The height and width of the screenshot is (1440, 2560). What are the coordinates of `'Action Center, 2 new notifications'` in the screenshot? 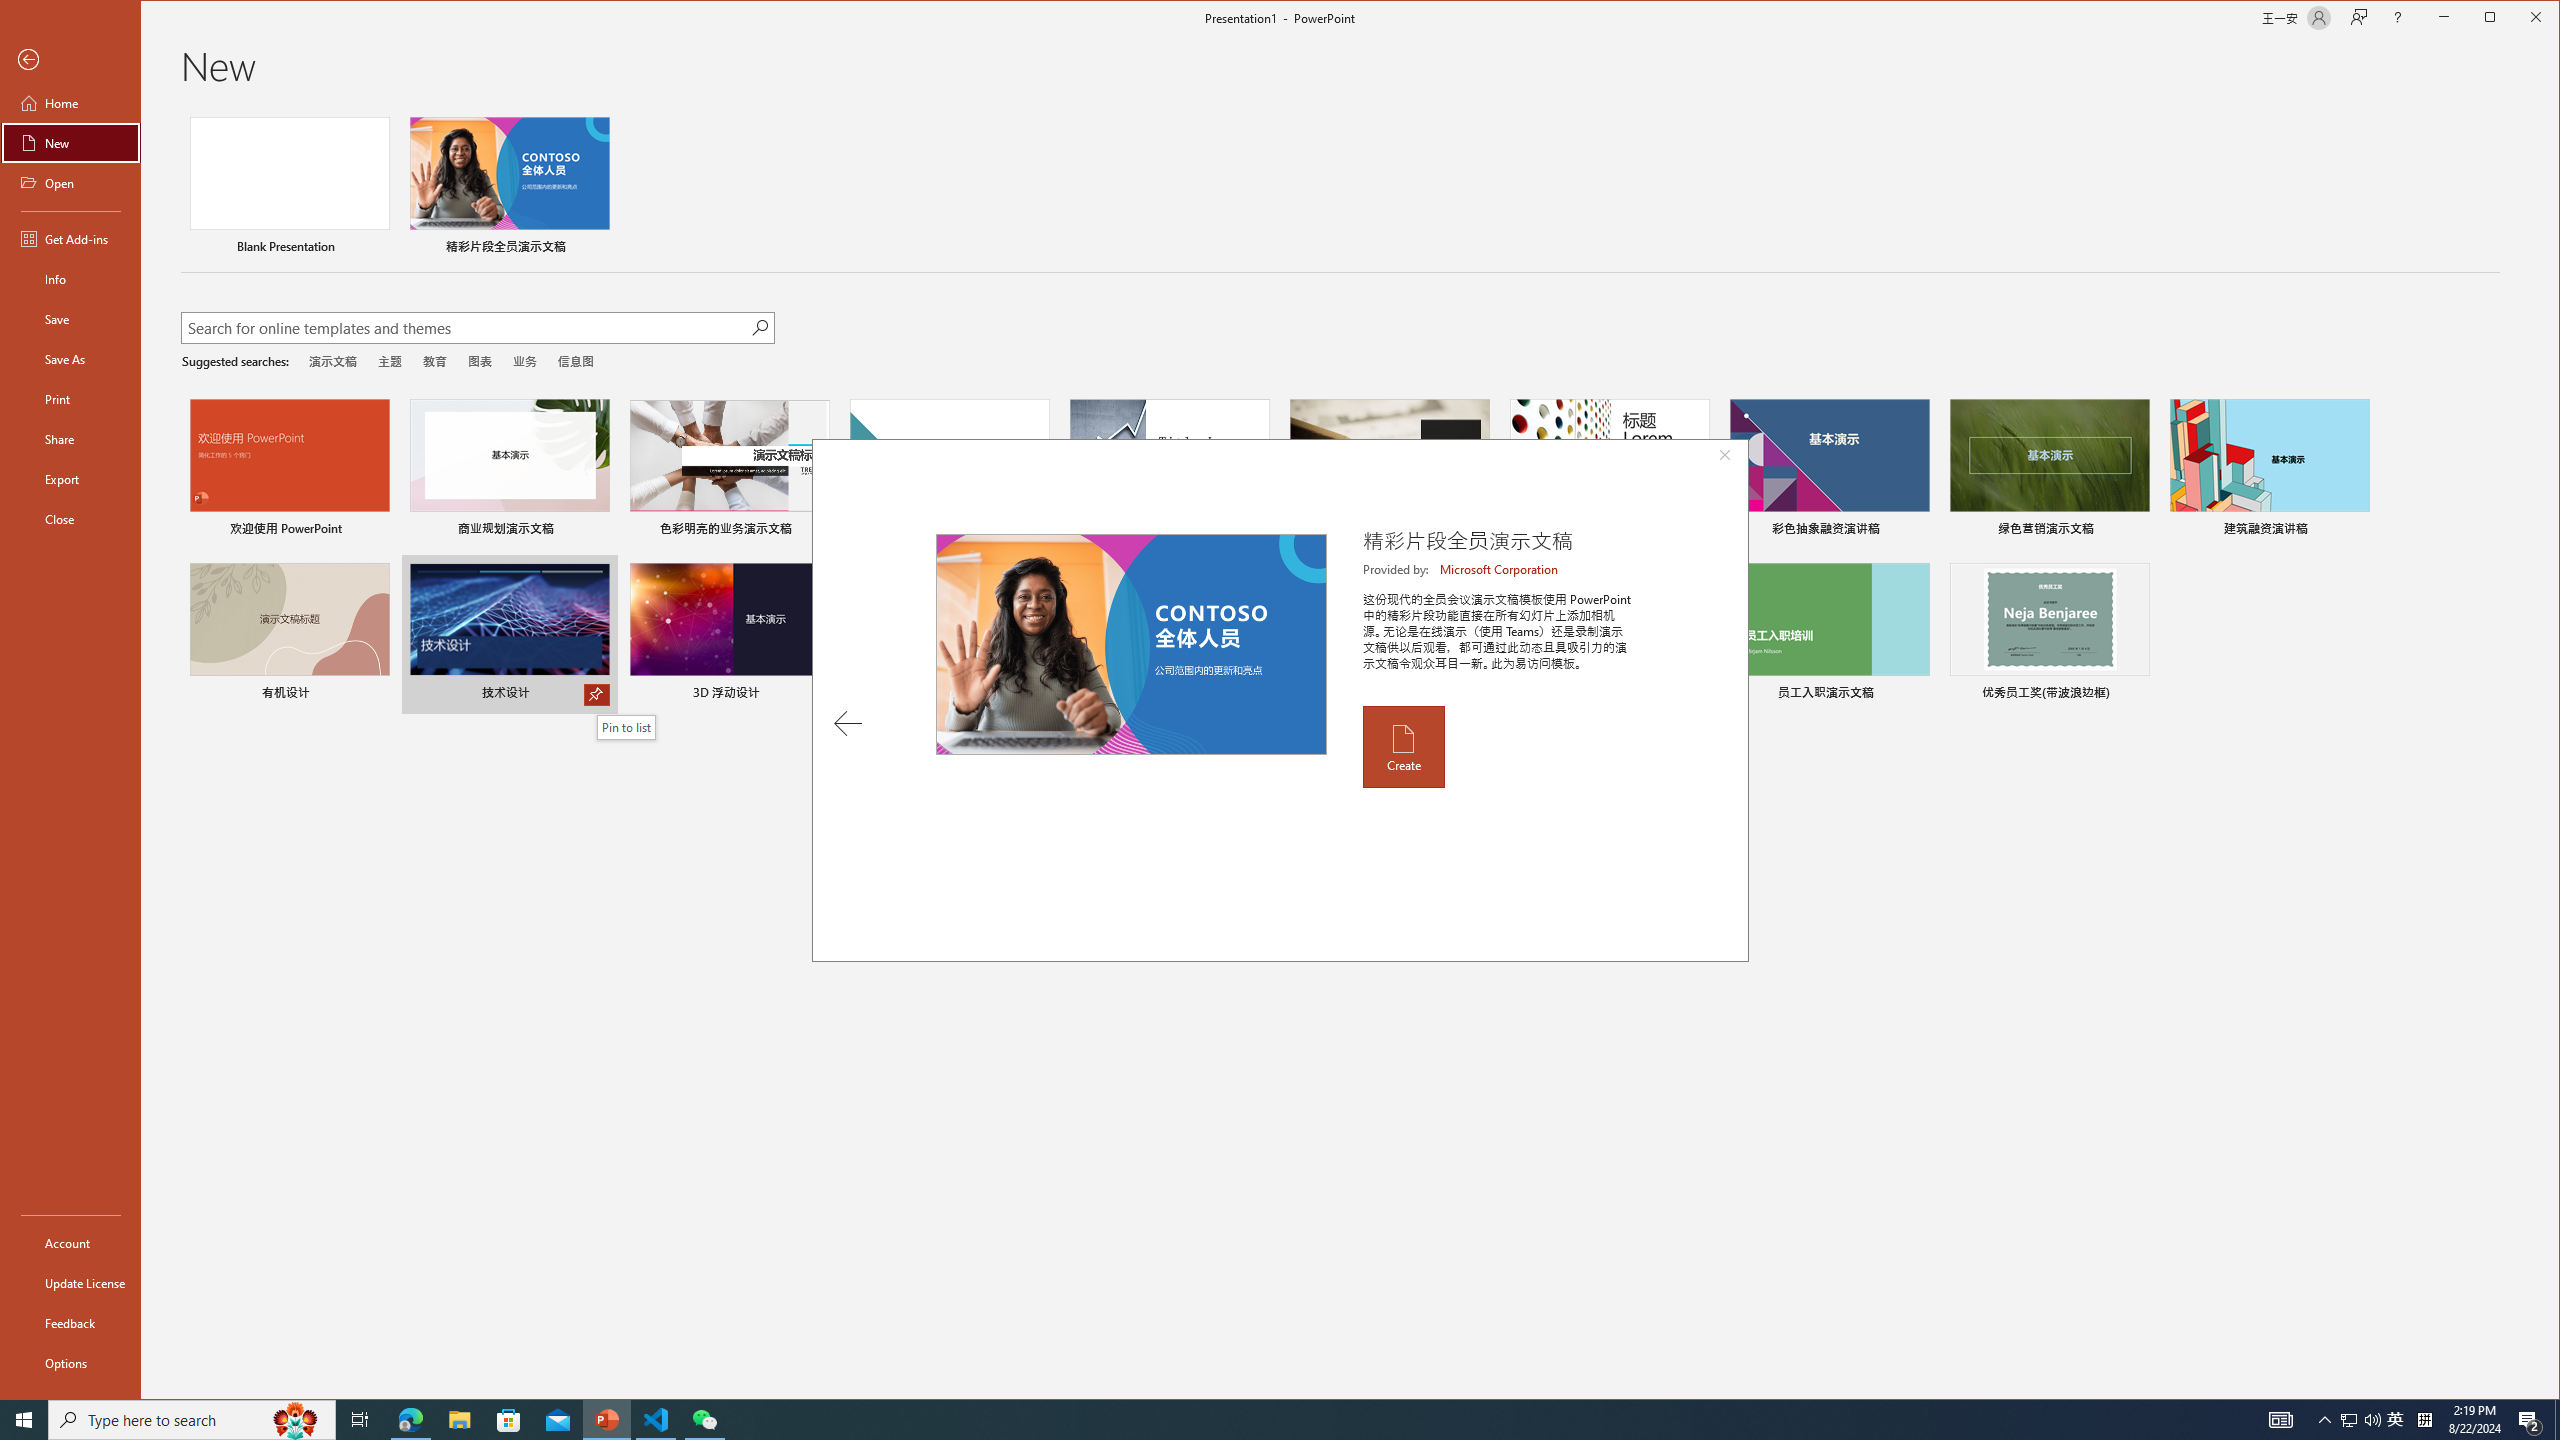 It's located at (2530, 1418).